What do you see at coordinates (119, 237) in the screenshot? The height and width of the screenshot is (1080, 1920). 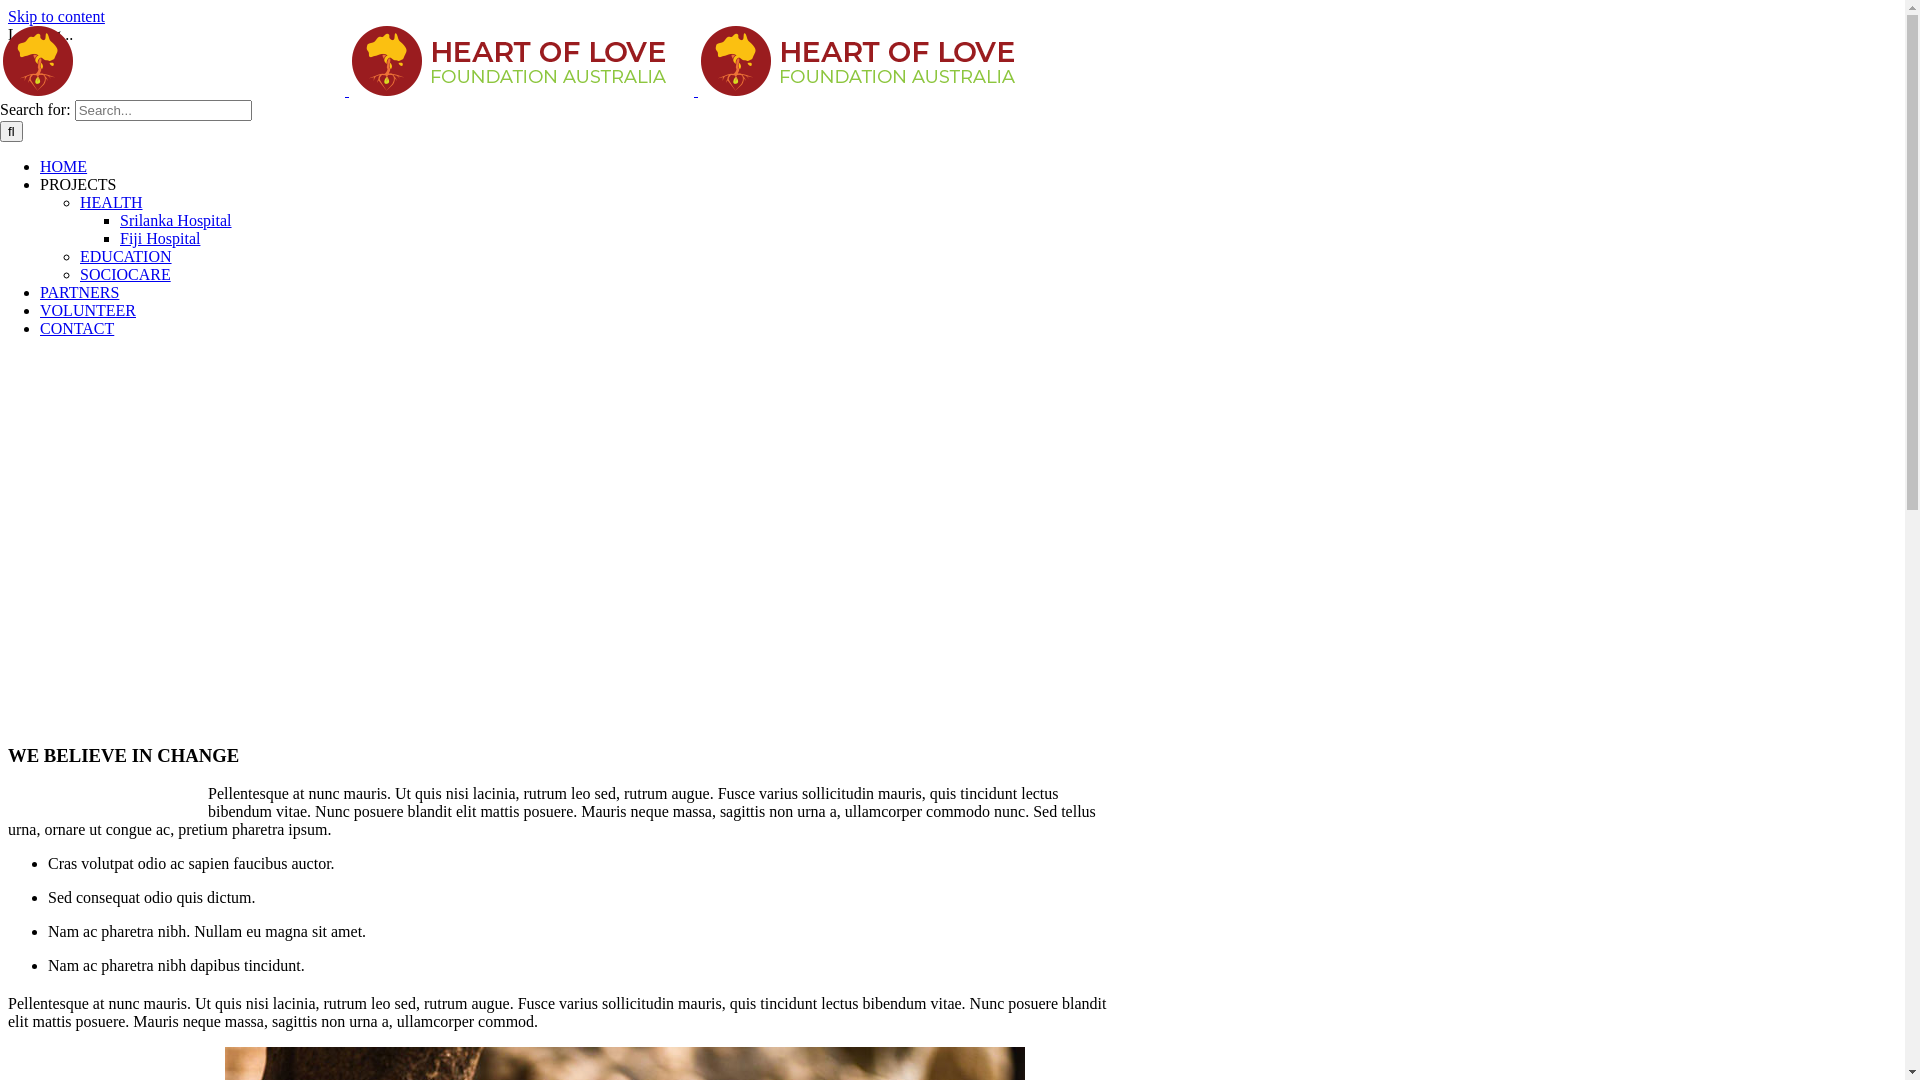 I see `'Fiji Hospital'` at bounding box center [119, 237].